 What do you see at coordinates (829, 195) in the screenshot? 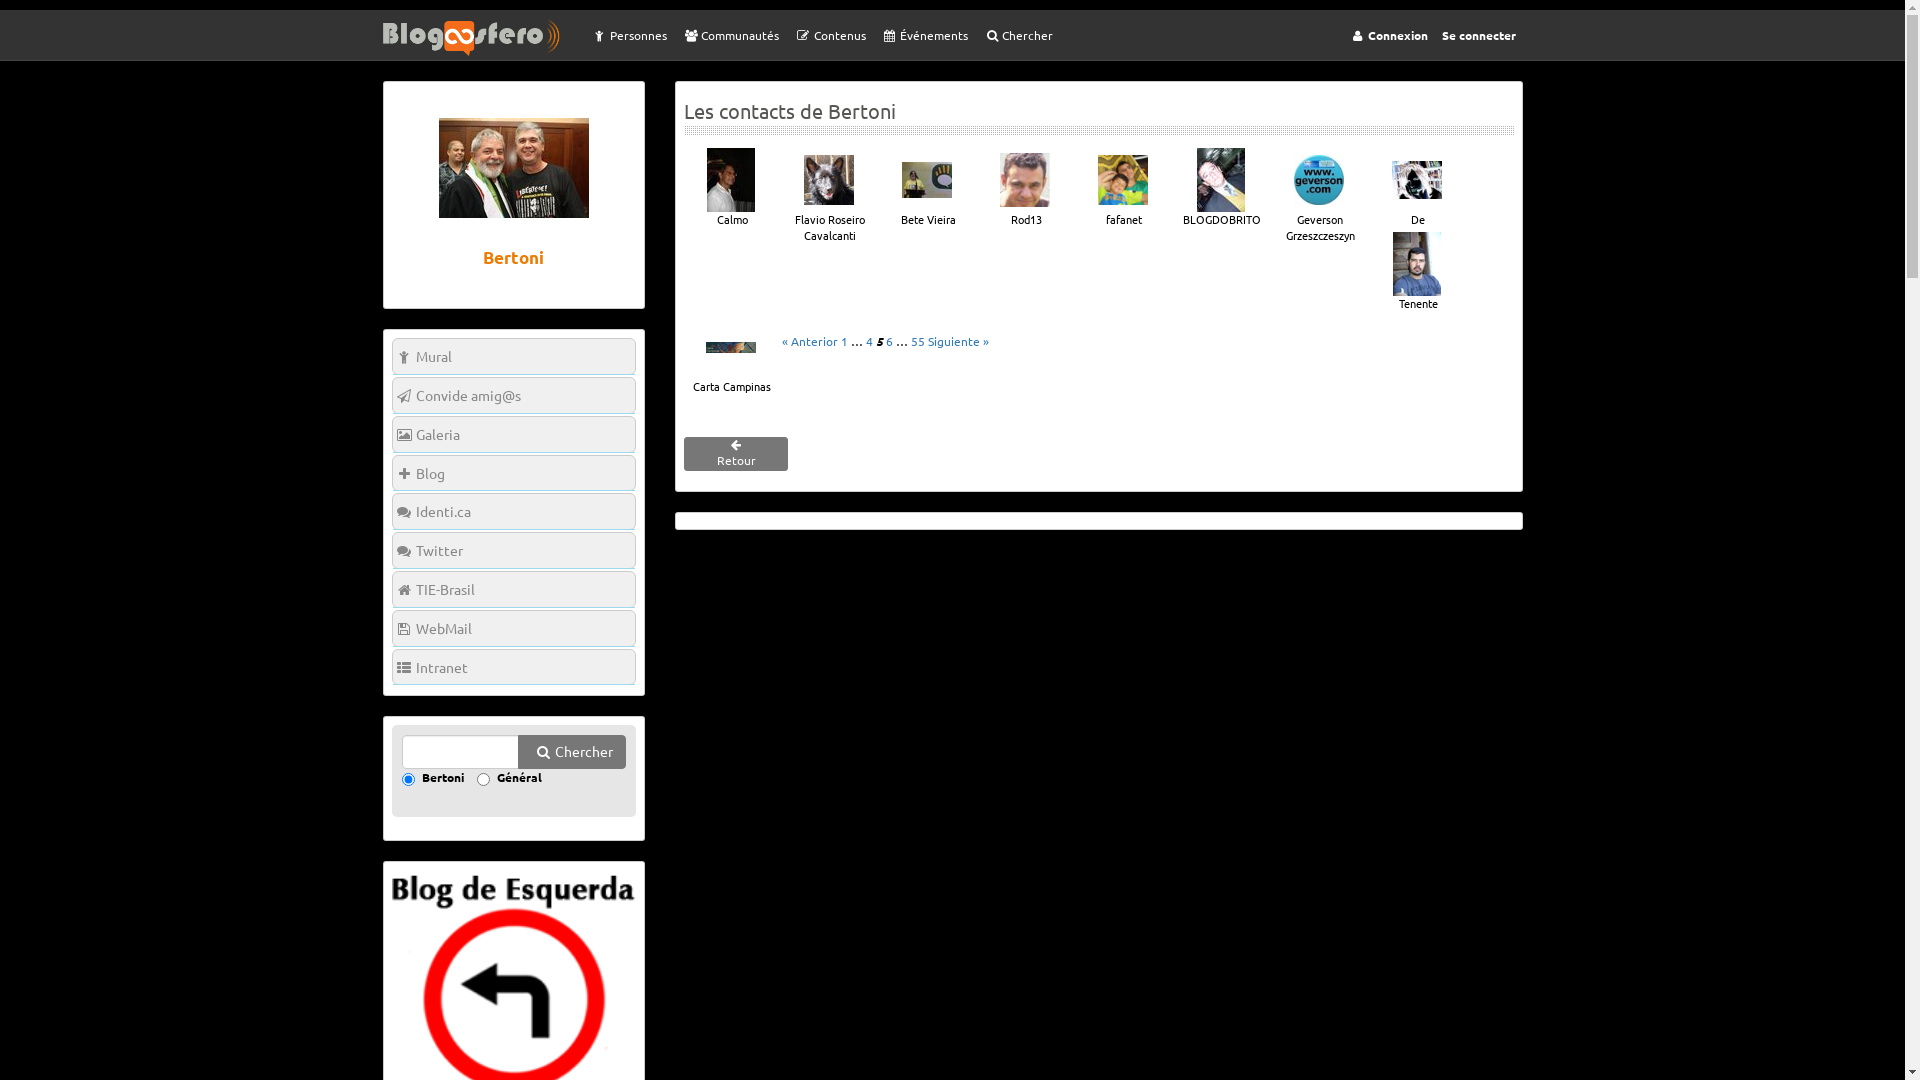
I see `'Flavio Roseiro Cavalcanti'` at bounding box center [829, 195].